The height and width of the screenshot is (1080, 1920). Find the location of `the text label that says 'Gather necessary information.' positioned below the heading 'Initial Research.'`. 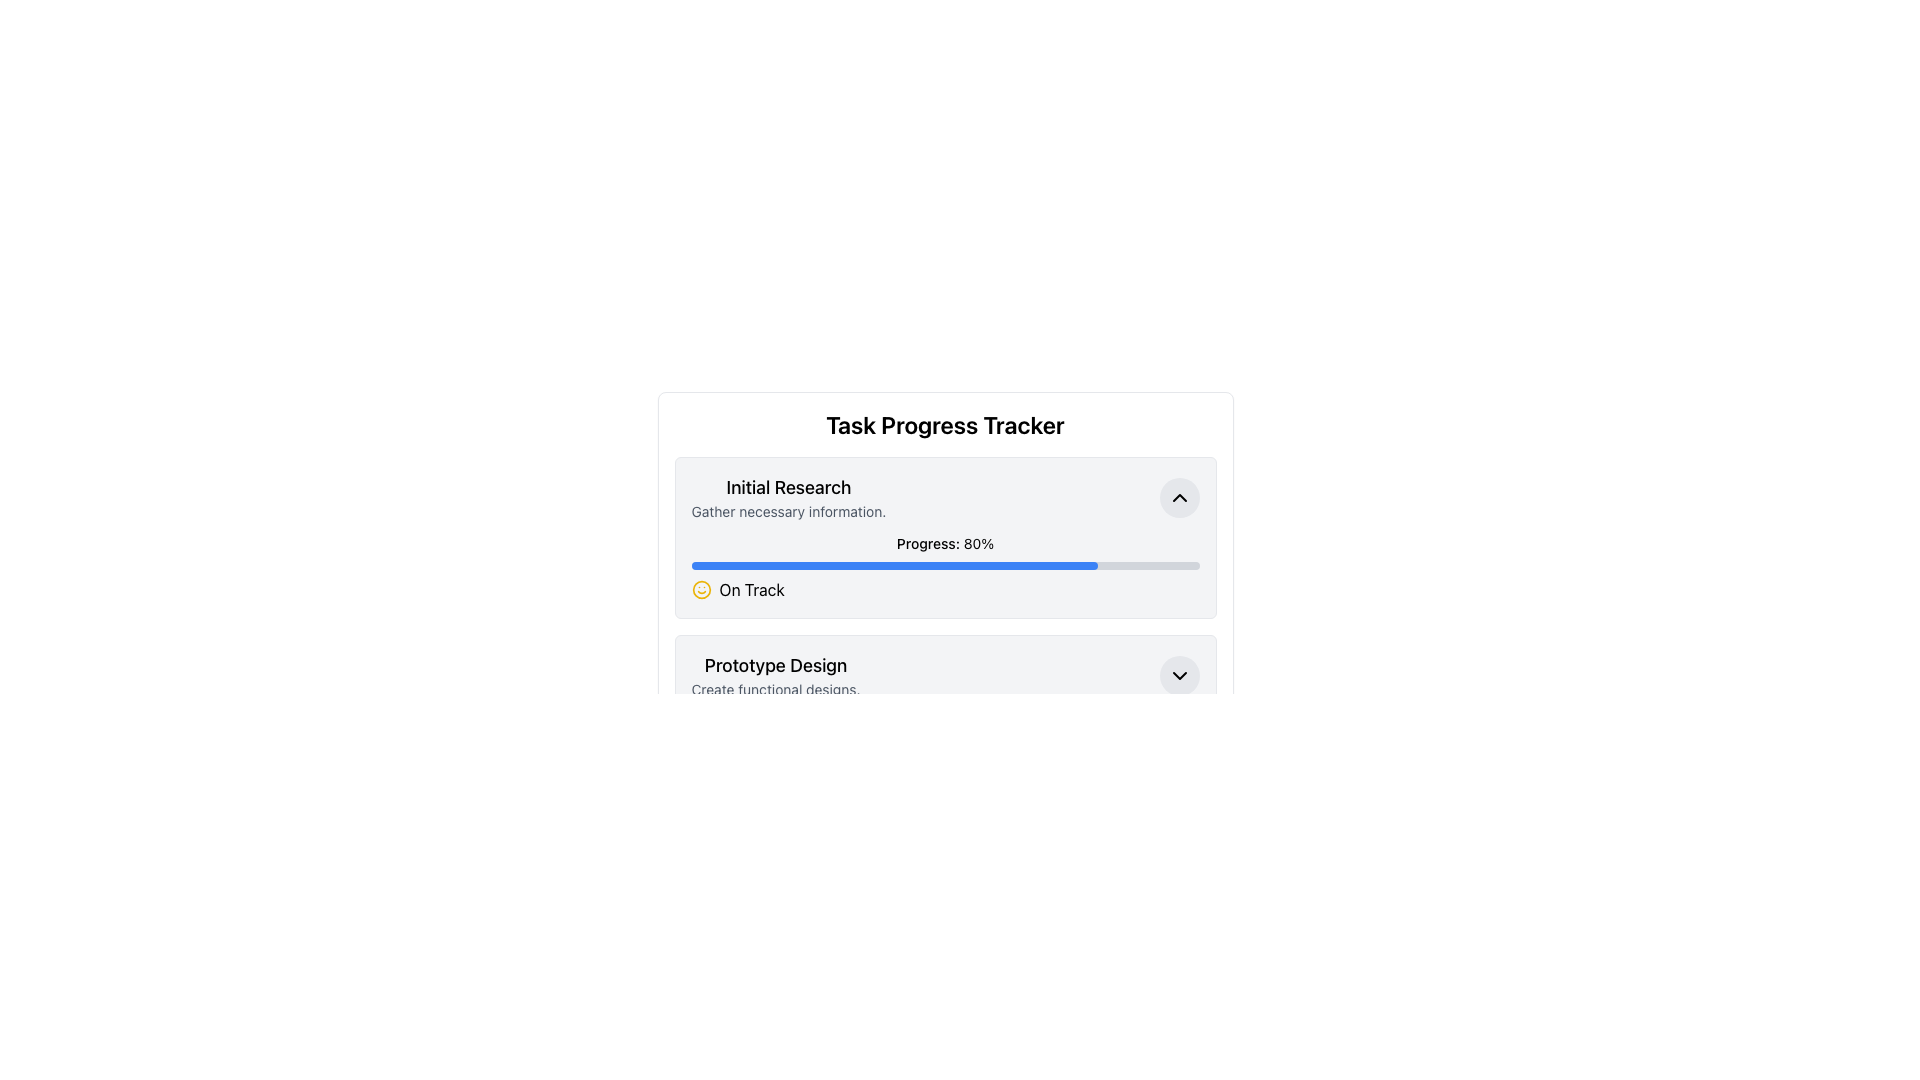

the text label that says 'Gather necessary information.' positioned below the heading 'Initial Research.' is located at coordinates (787, 511).